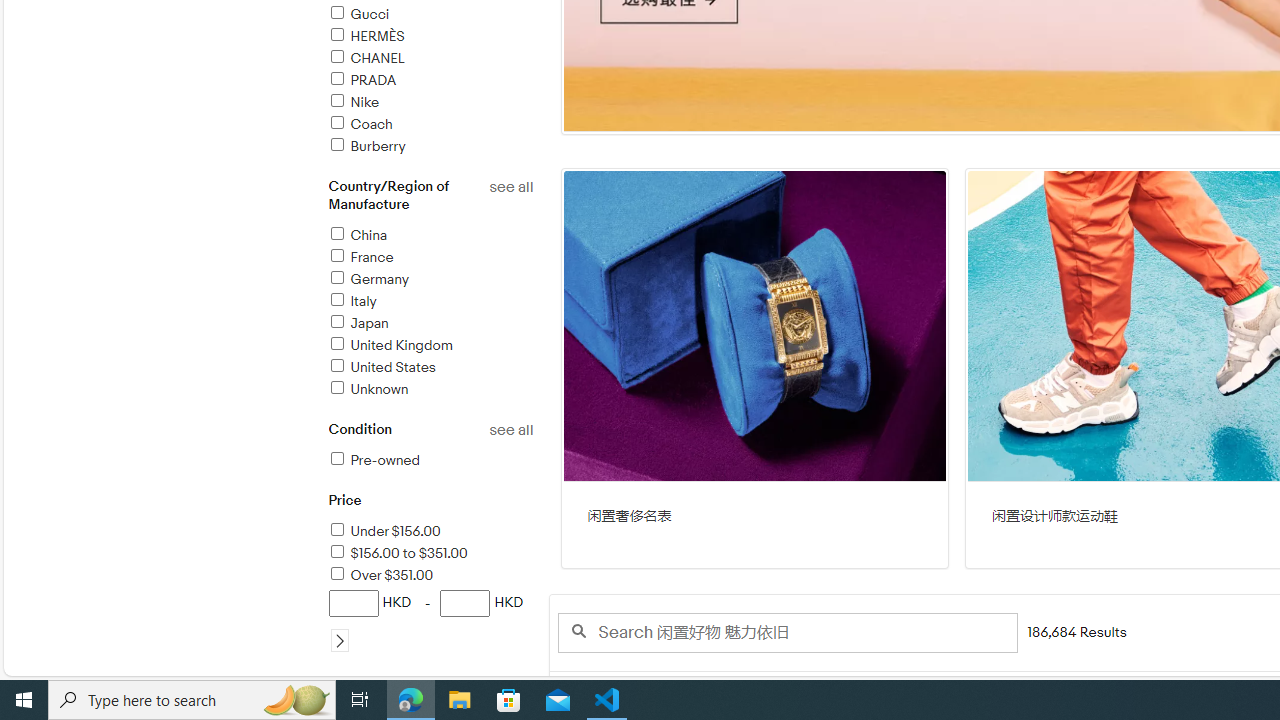 The width and height of the screenshot is (1280, 720). I want to click on 'France', so click(360, 256).